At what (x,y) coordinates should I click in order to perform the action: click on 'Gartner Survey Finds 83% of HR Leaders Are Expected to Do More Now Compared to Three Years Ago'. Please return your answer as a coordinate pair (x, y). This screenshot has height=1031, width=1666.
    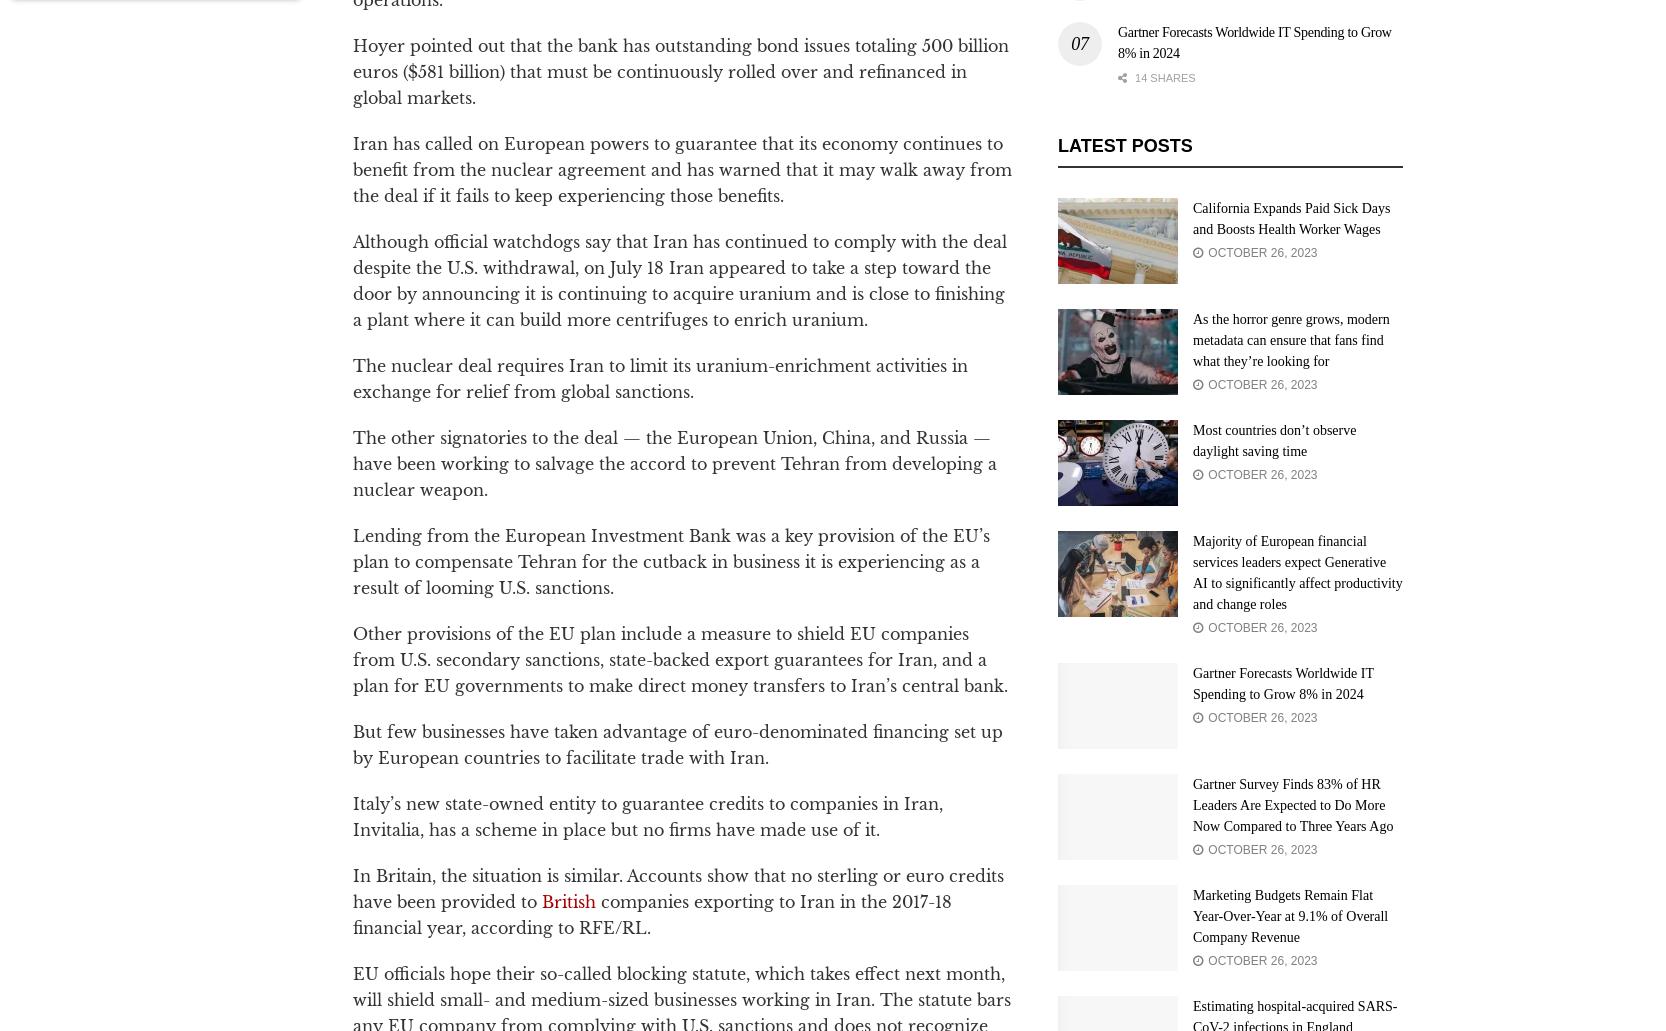
    Looking at the image, I should click on (1291, 803).